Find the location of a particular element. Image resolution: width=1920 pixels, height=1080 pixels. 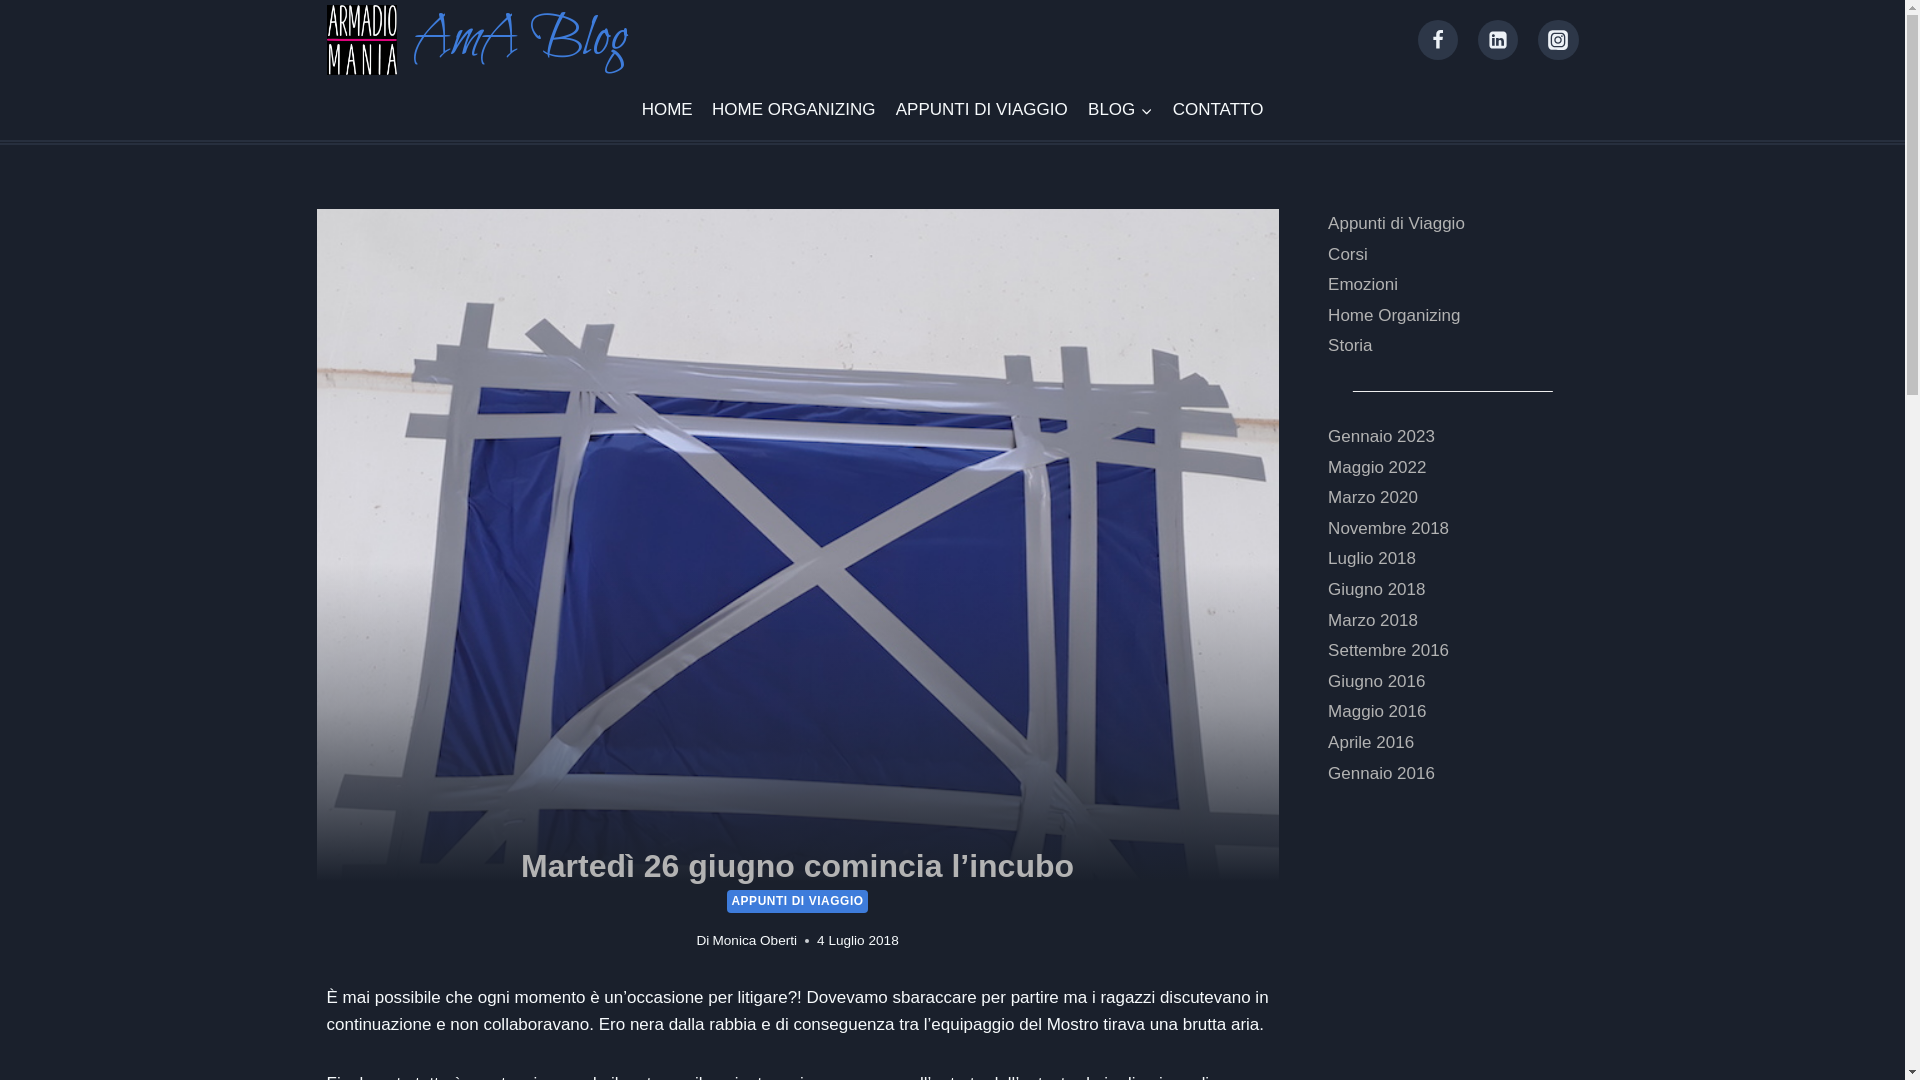

'Maggio 2016' is located at coordinates (1376, 710).